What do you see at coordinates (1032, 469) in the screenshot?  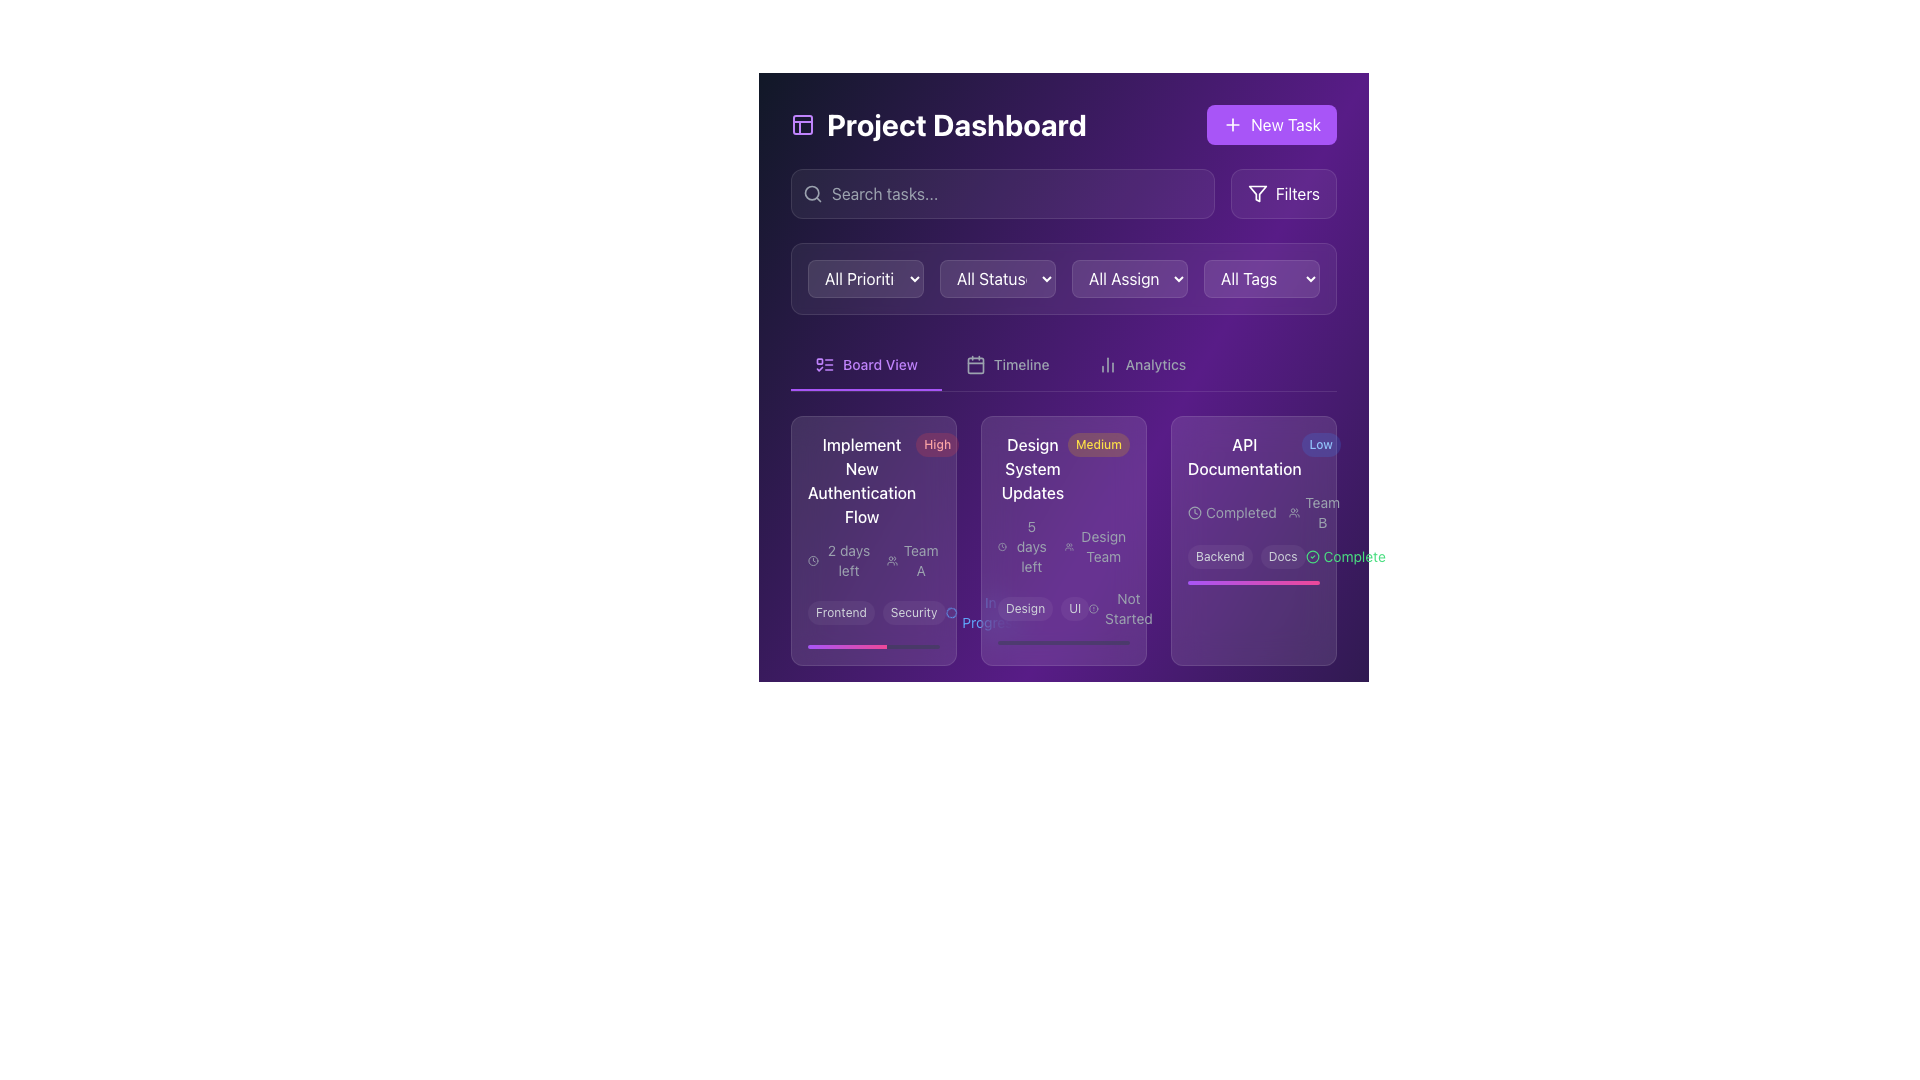 I see `text label that serves as the title for the task card labeled 'Design System Updates', located in the second column of the first row, positioned above a yellow 'Medium' badge` at bounding box center [1032, 469].